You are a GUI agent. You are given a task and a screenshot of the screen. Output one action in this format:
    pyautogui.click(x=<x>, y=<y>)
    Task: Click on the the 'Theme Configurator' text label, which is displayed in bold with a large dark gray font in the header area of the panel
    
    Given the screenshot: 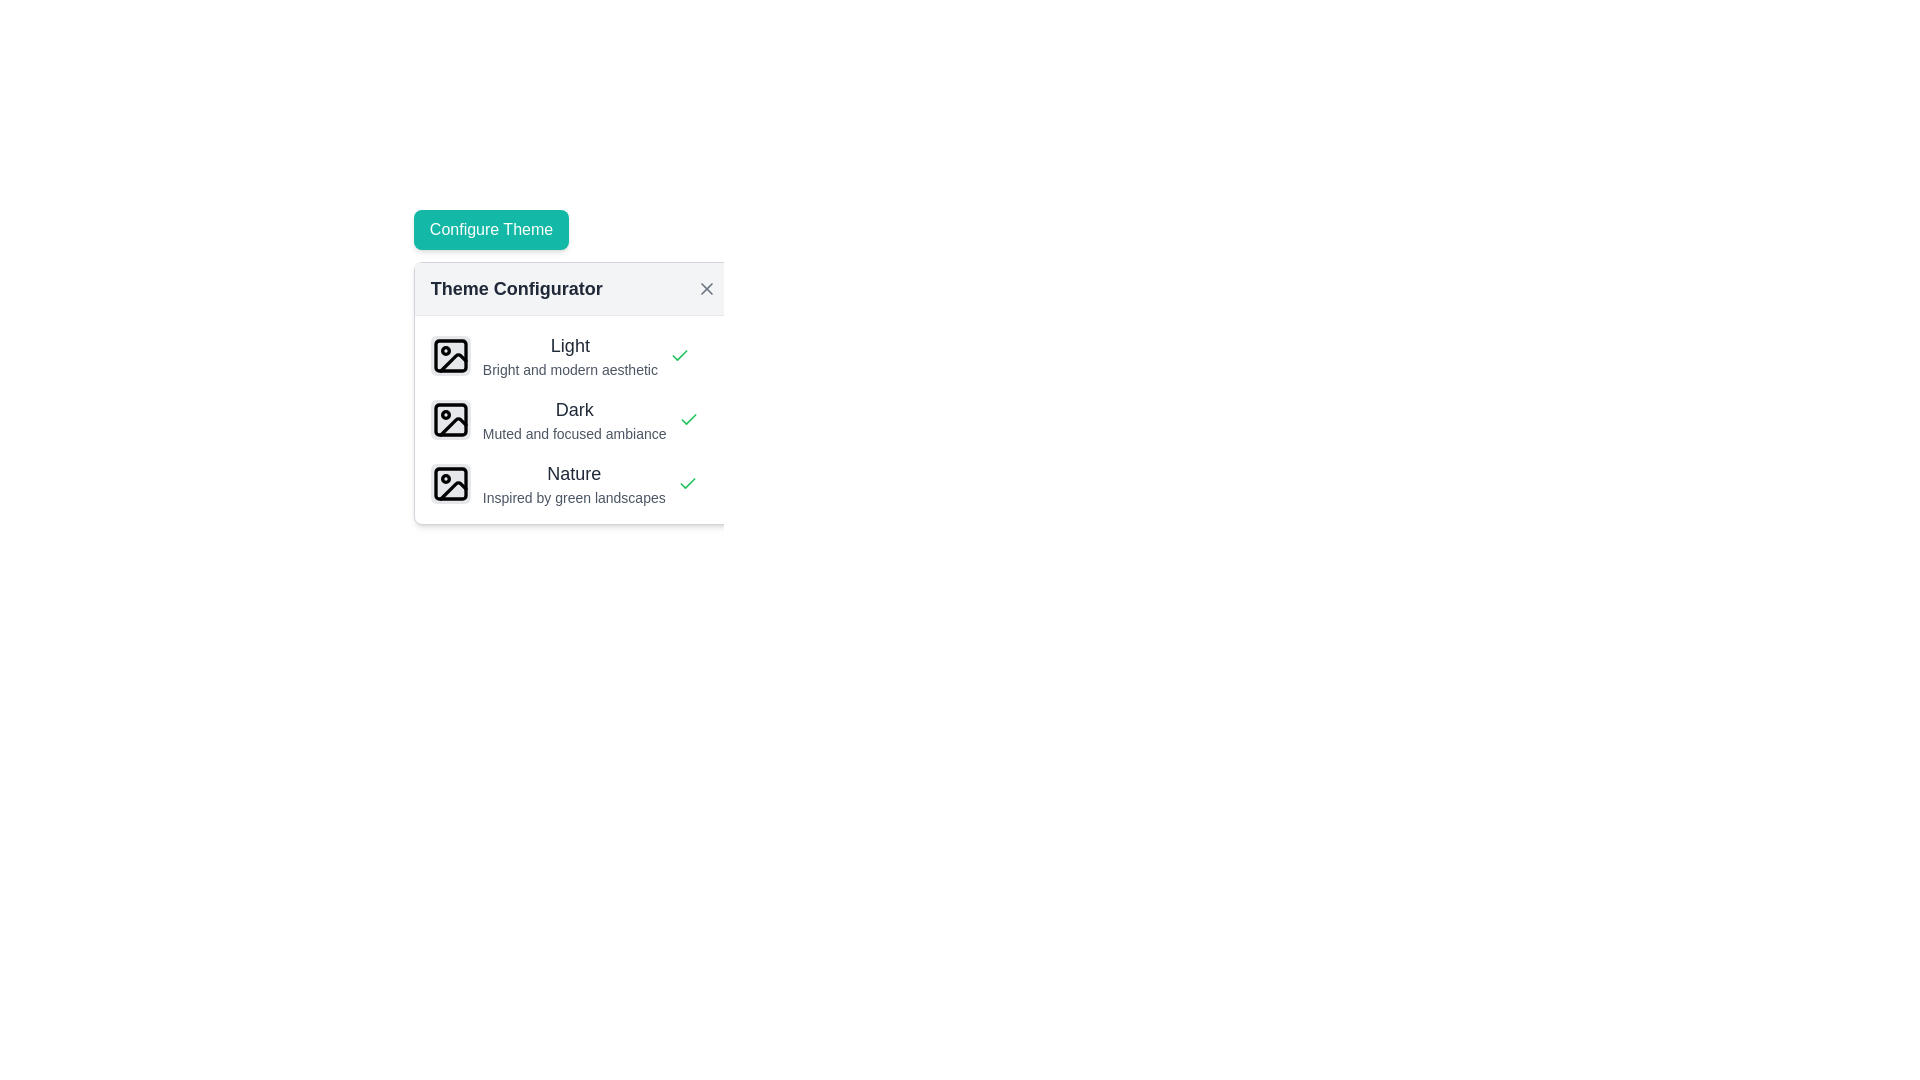 What is the action you would take?
    pyautogui.click(x=516, y=289)
    